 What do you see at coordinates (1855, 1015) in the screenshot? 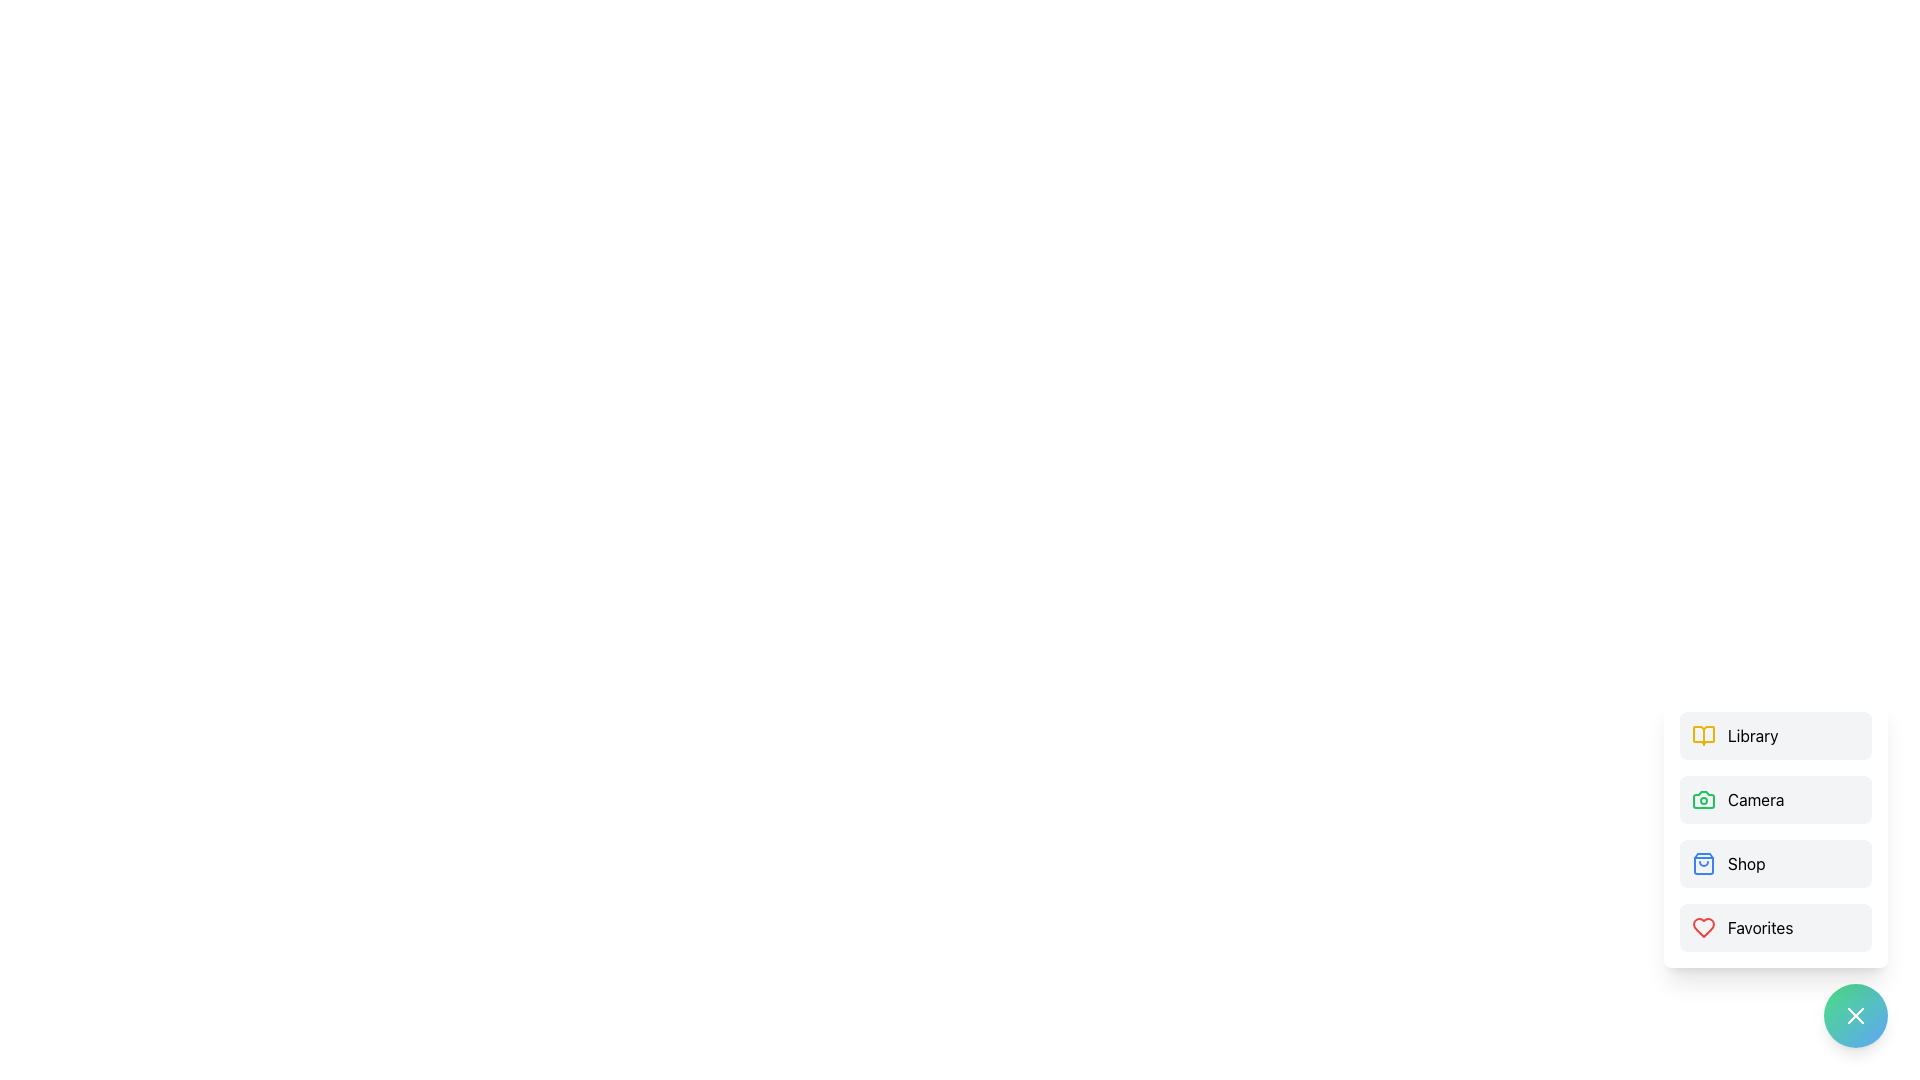
I see `the cross icon located in the bottom-right corner of the interface` at bounding box center [1855, 1015].